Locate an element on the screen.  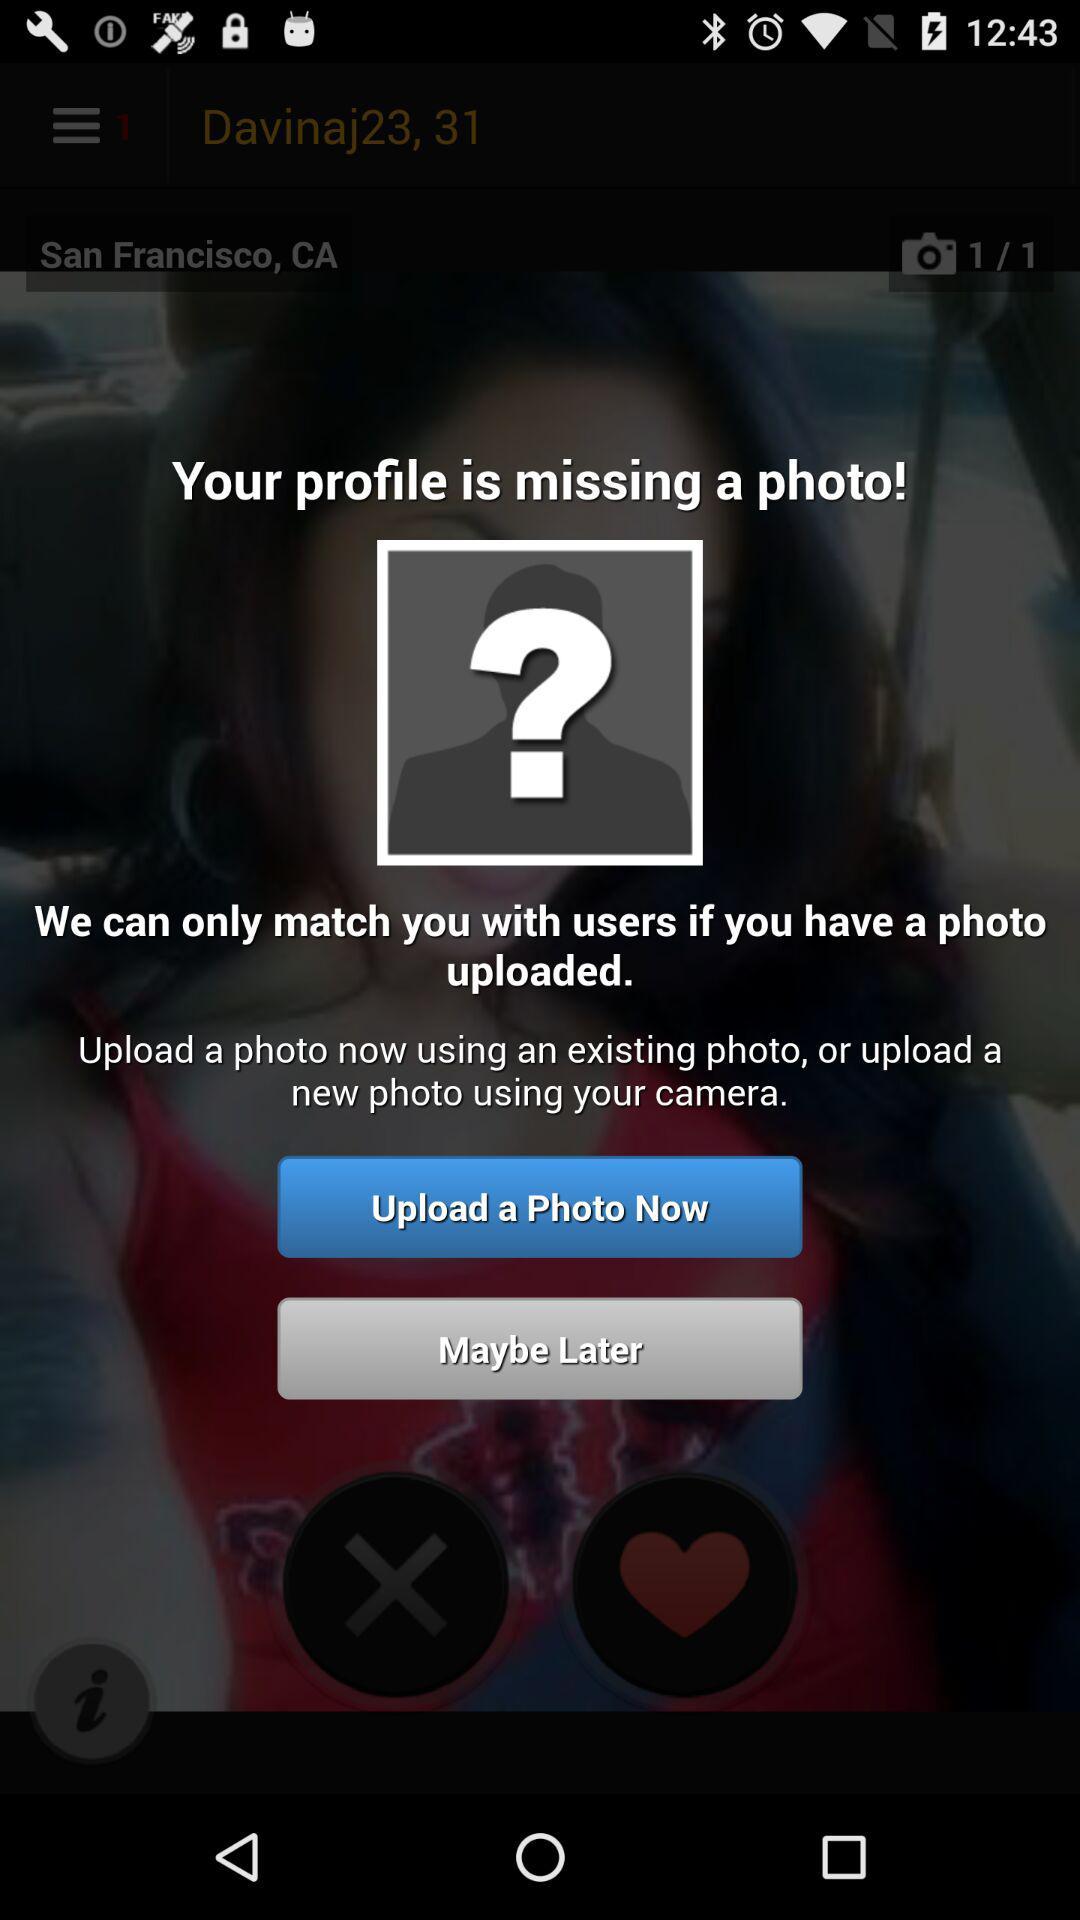
additional information is located at coordinates (91, 1701).